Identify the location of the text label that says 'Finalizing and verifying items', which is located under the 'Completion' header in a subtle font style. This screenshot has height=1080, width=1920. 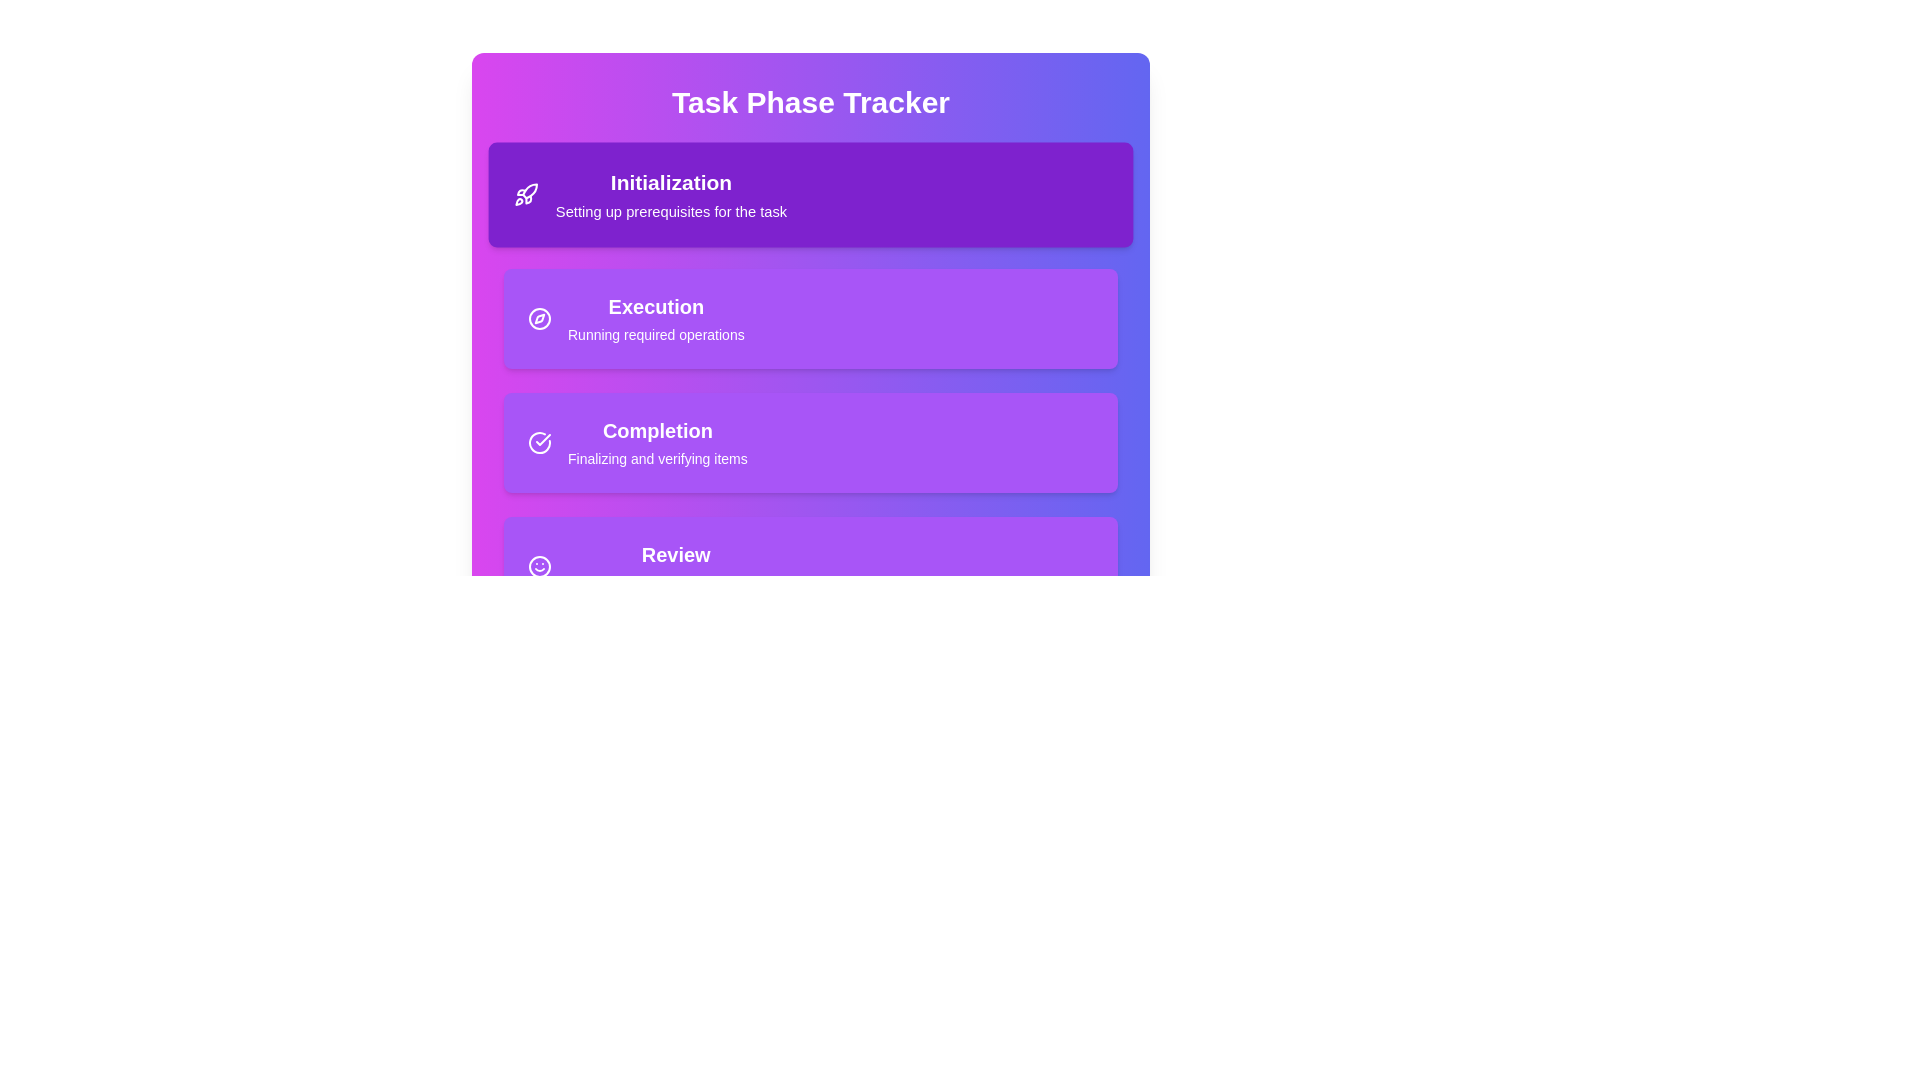
(657, 459).